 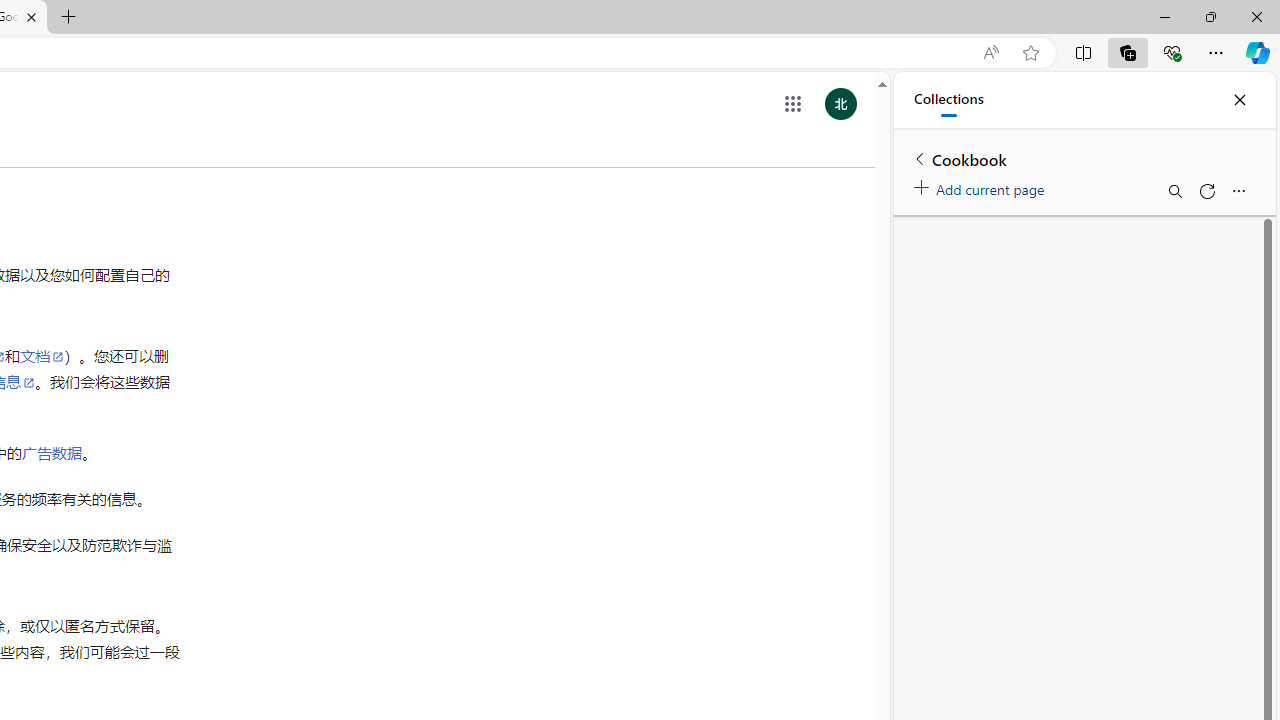 I want to click on 'Back to list of collections', so click(x=919, y=158).